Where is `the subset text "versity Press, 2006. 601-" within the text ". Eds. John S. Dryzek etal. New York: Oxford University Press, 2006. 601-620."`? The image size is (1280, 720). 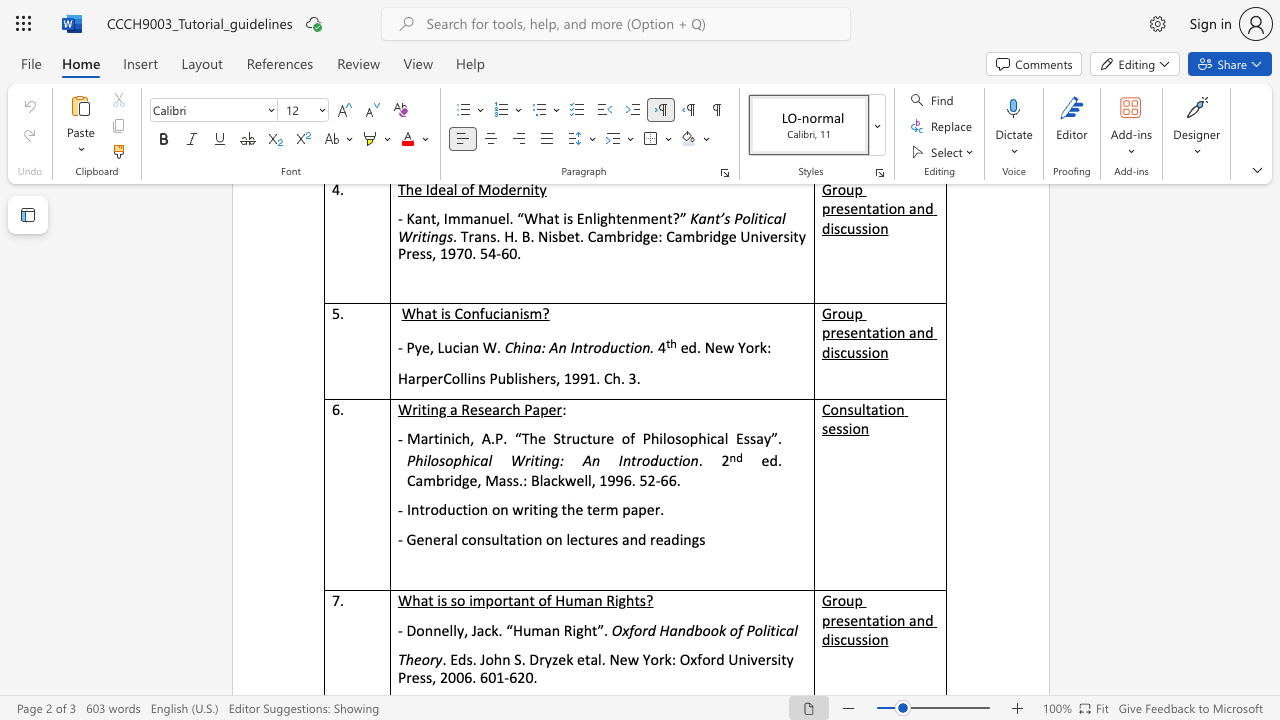 the subset text "versity Press, 2006. 601-" within the text ". Eds. John S. Dryzek etal. New York: Oxford University Press, 2006. 601-620." is located at coordinates (749, 659).